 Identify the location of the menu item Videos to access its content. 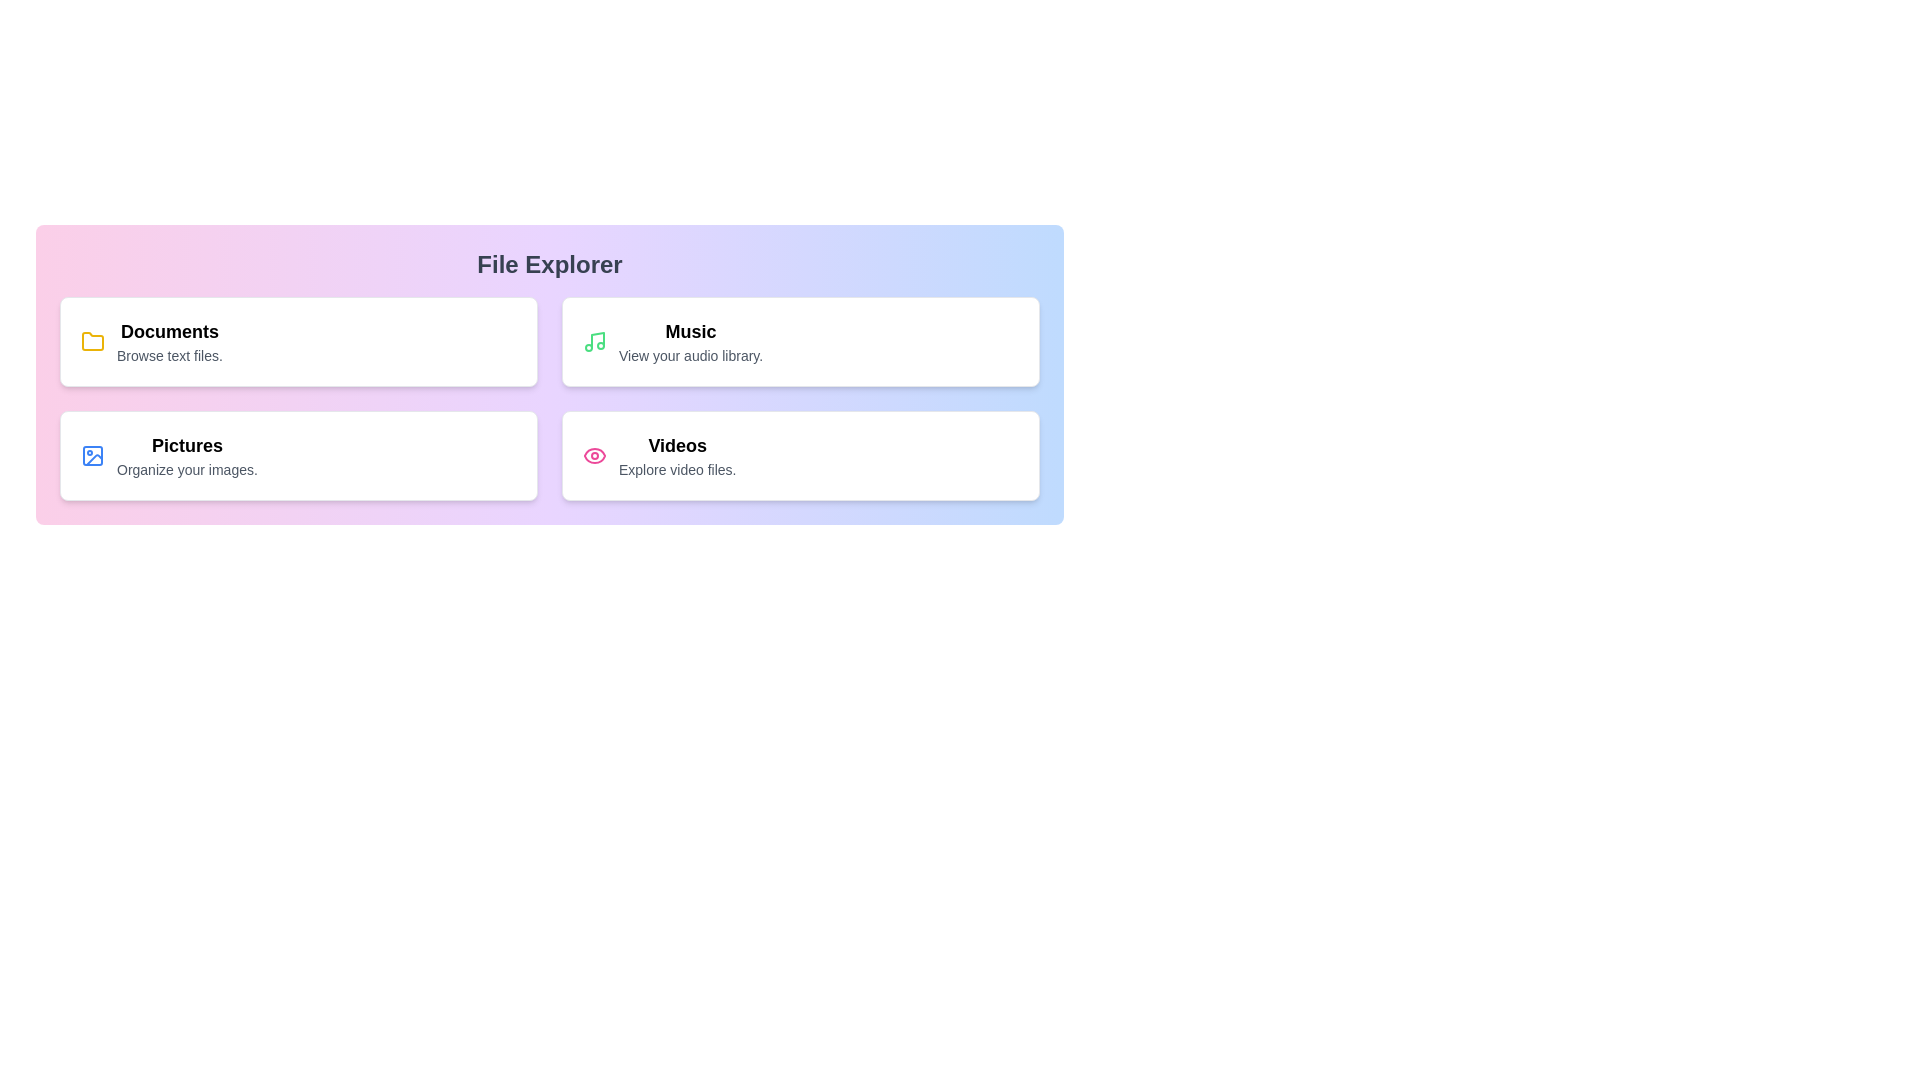
(801, 455).